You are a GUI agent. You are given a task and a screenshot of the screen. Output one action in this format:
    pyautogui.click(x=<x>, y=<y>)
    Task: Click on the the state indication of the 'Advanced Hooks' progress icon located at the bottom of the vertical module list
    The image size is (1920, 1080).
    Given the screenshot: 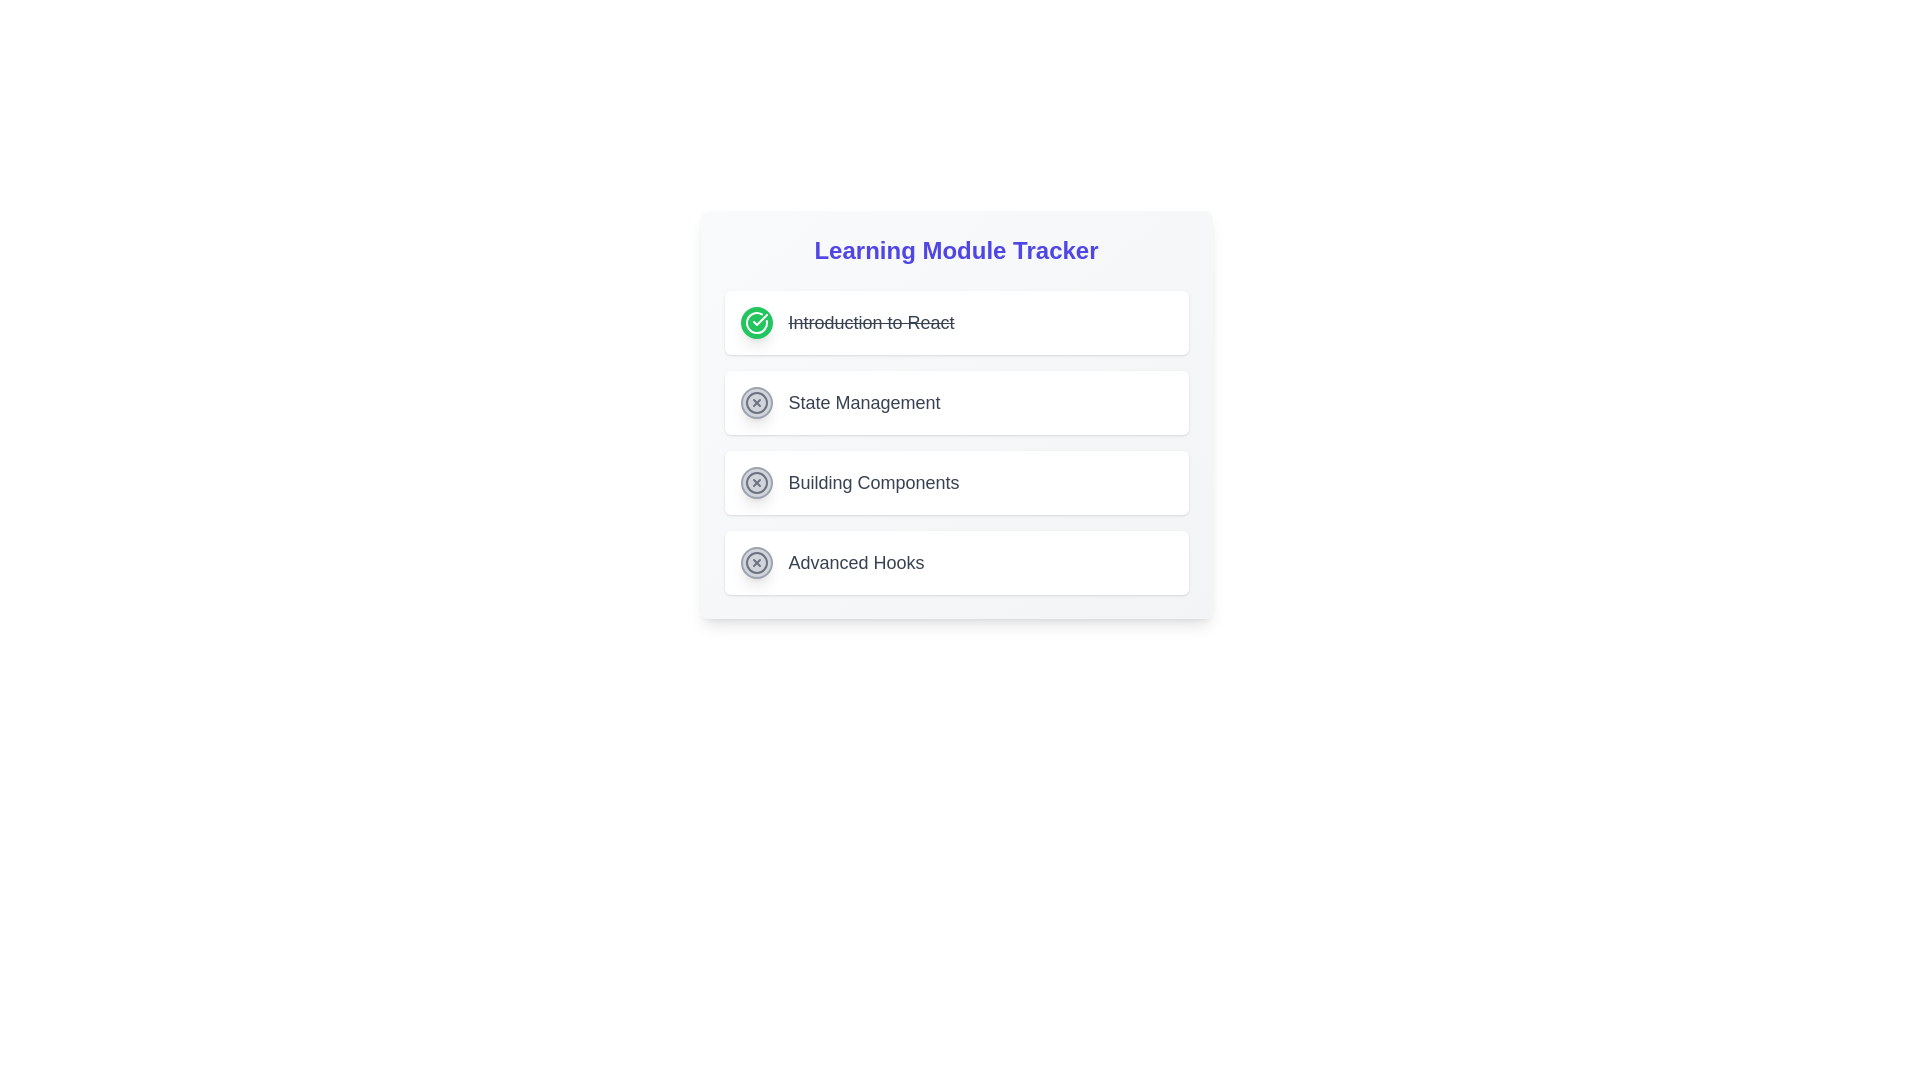 What is the action you would take?
    pyautogui.click(x=755, y=563)
    